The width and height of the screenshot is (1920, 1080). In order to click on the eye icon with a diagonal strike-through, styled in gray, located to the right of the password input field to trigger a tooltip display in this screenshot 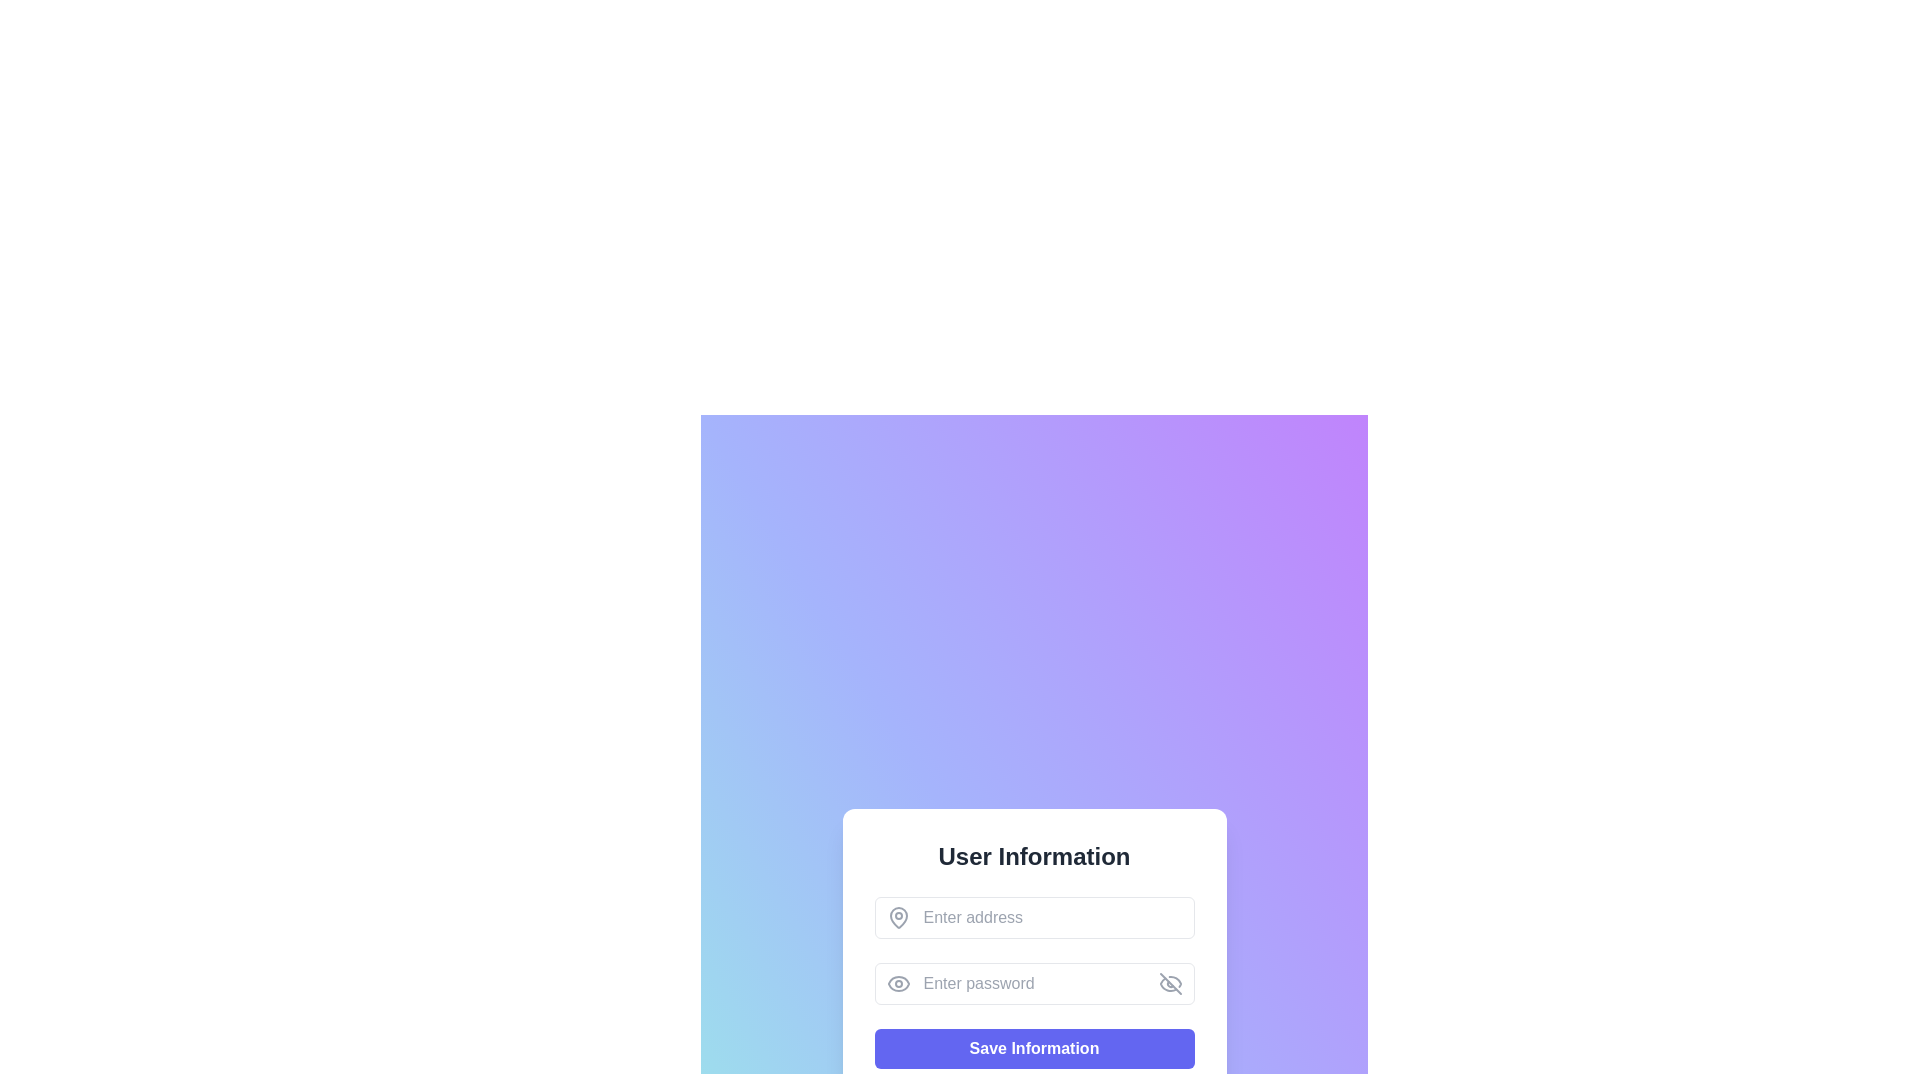, I will do `click(1170, 982)`.